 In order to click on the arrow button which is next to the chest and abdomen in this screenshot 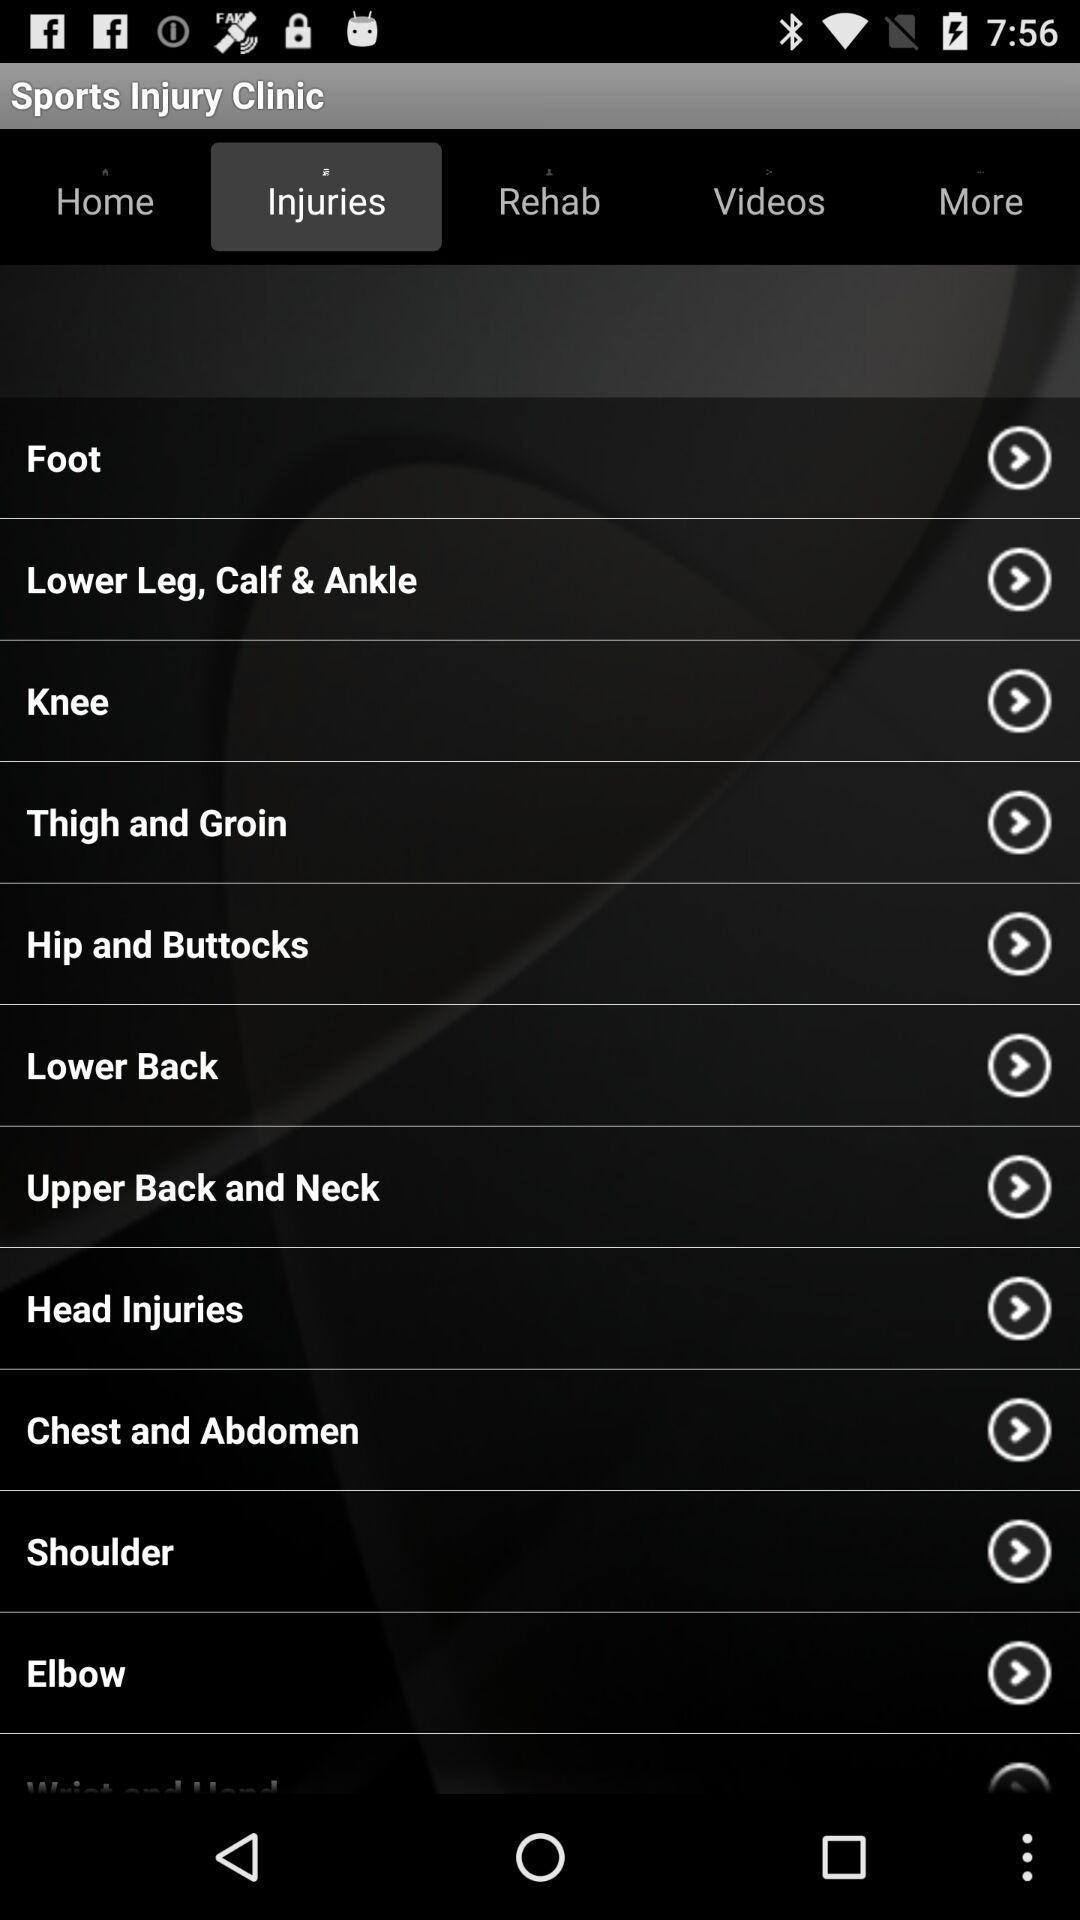, I will do `click(1019, 1429)`.